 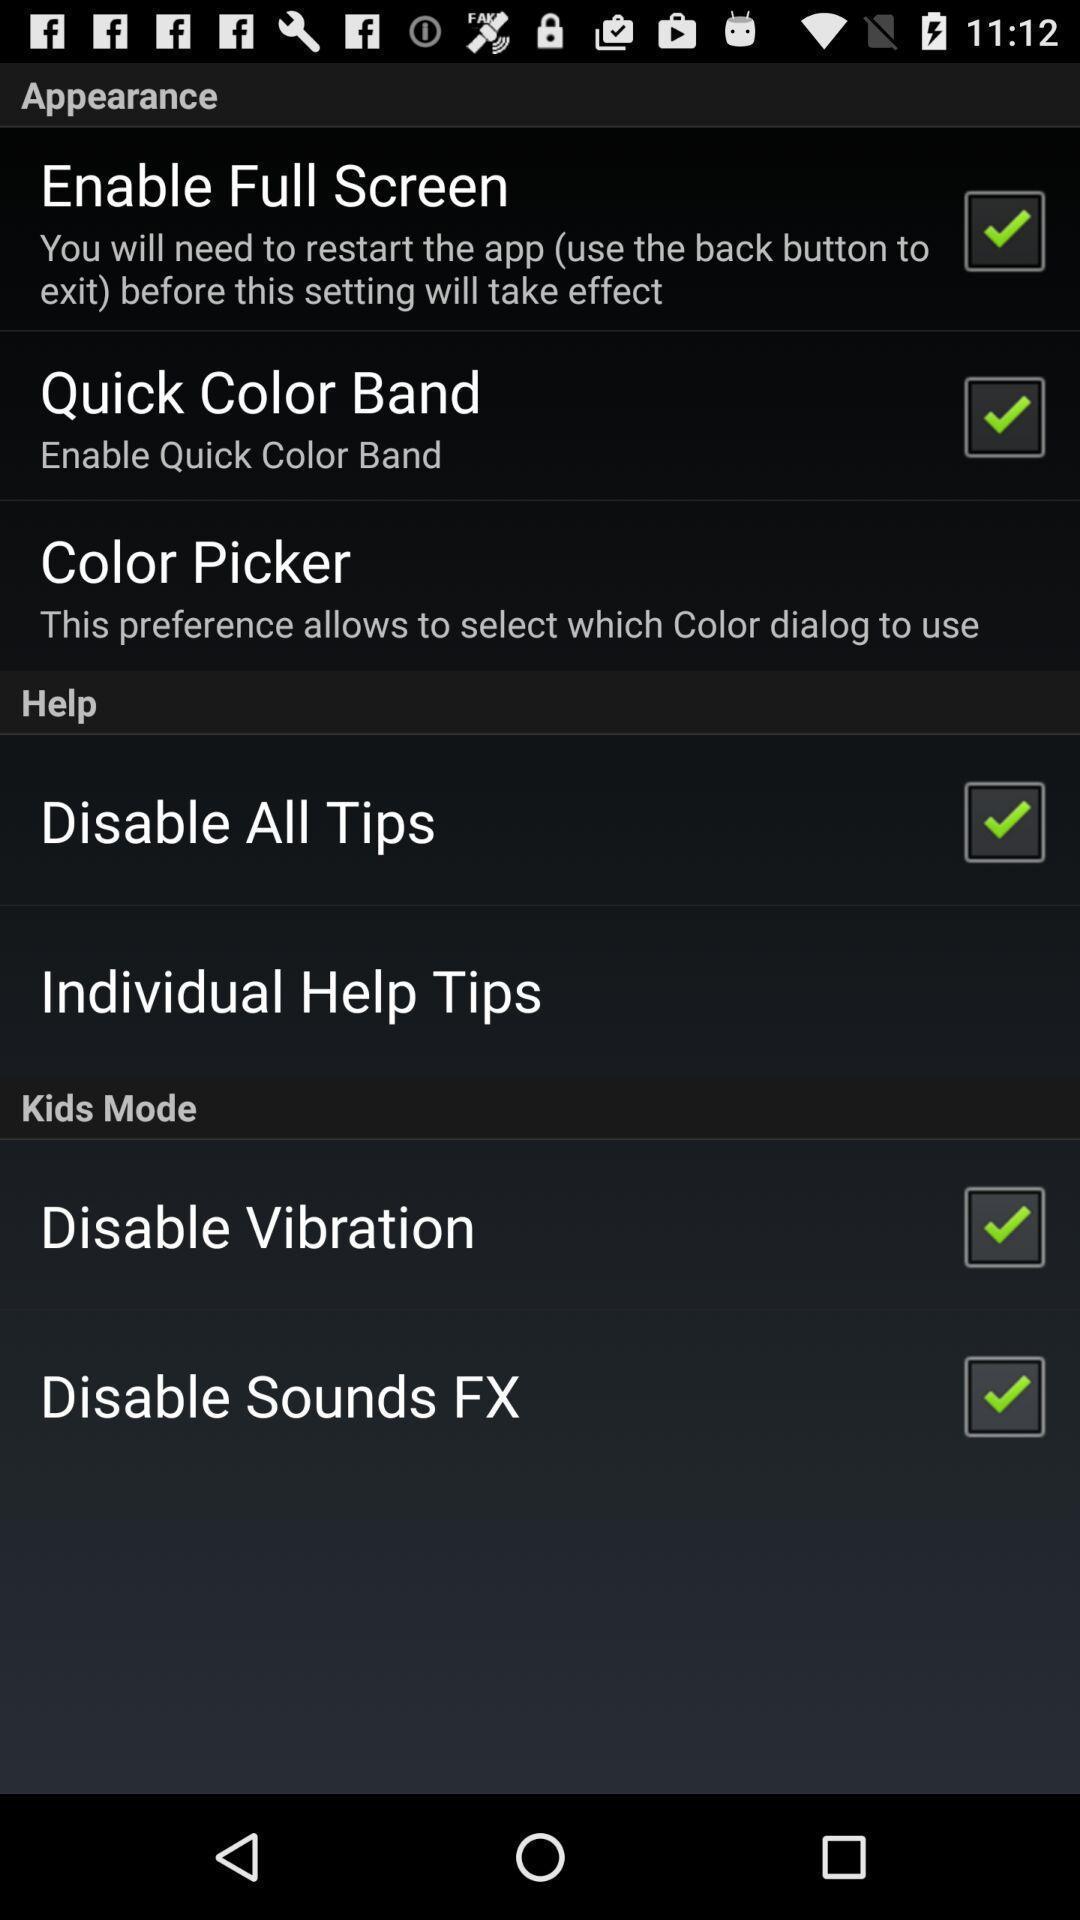 What do you see at coordinates (508, 622) in the screenshot?
I see `item above help` at bounding box center [508, 622].